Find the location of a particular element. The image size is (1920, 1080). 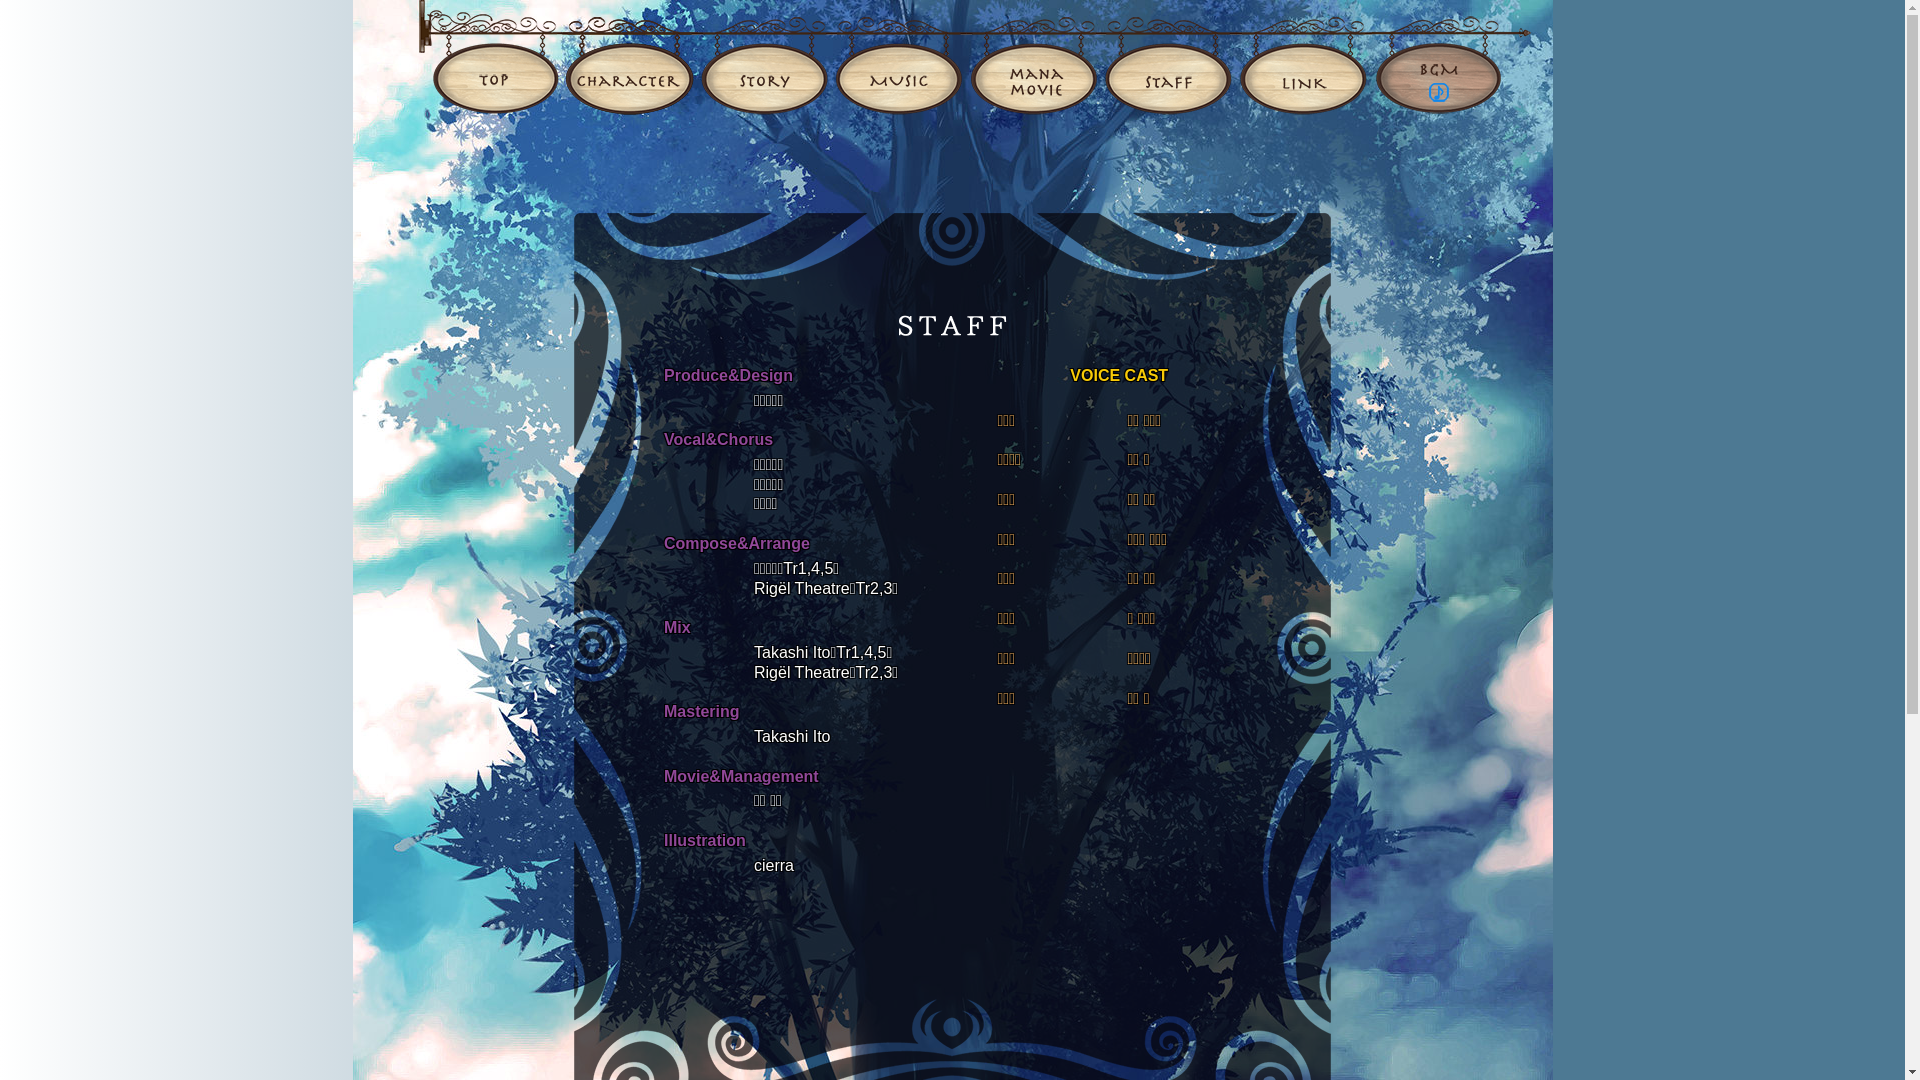

'cierra' is located at coordinates (772, 864).